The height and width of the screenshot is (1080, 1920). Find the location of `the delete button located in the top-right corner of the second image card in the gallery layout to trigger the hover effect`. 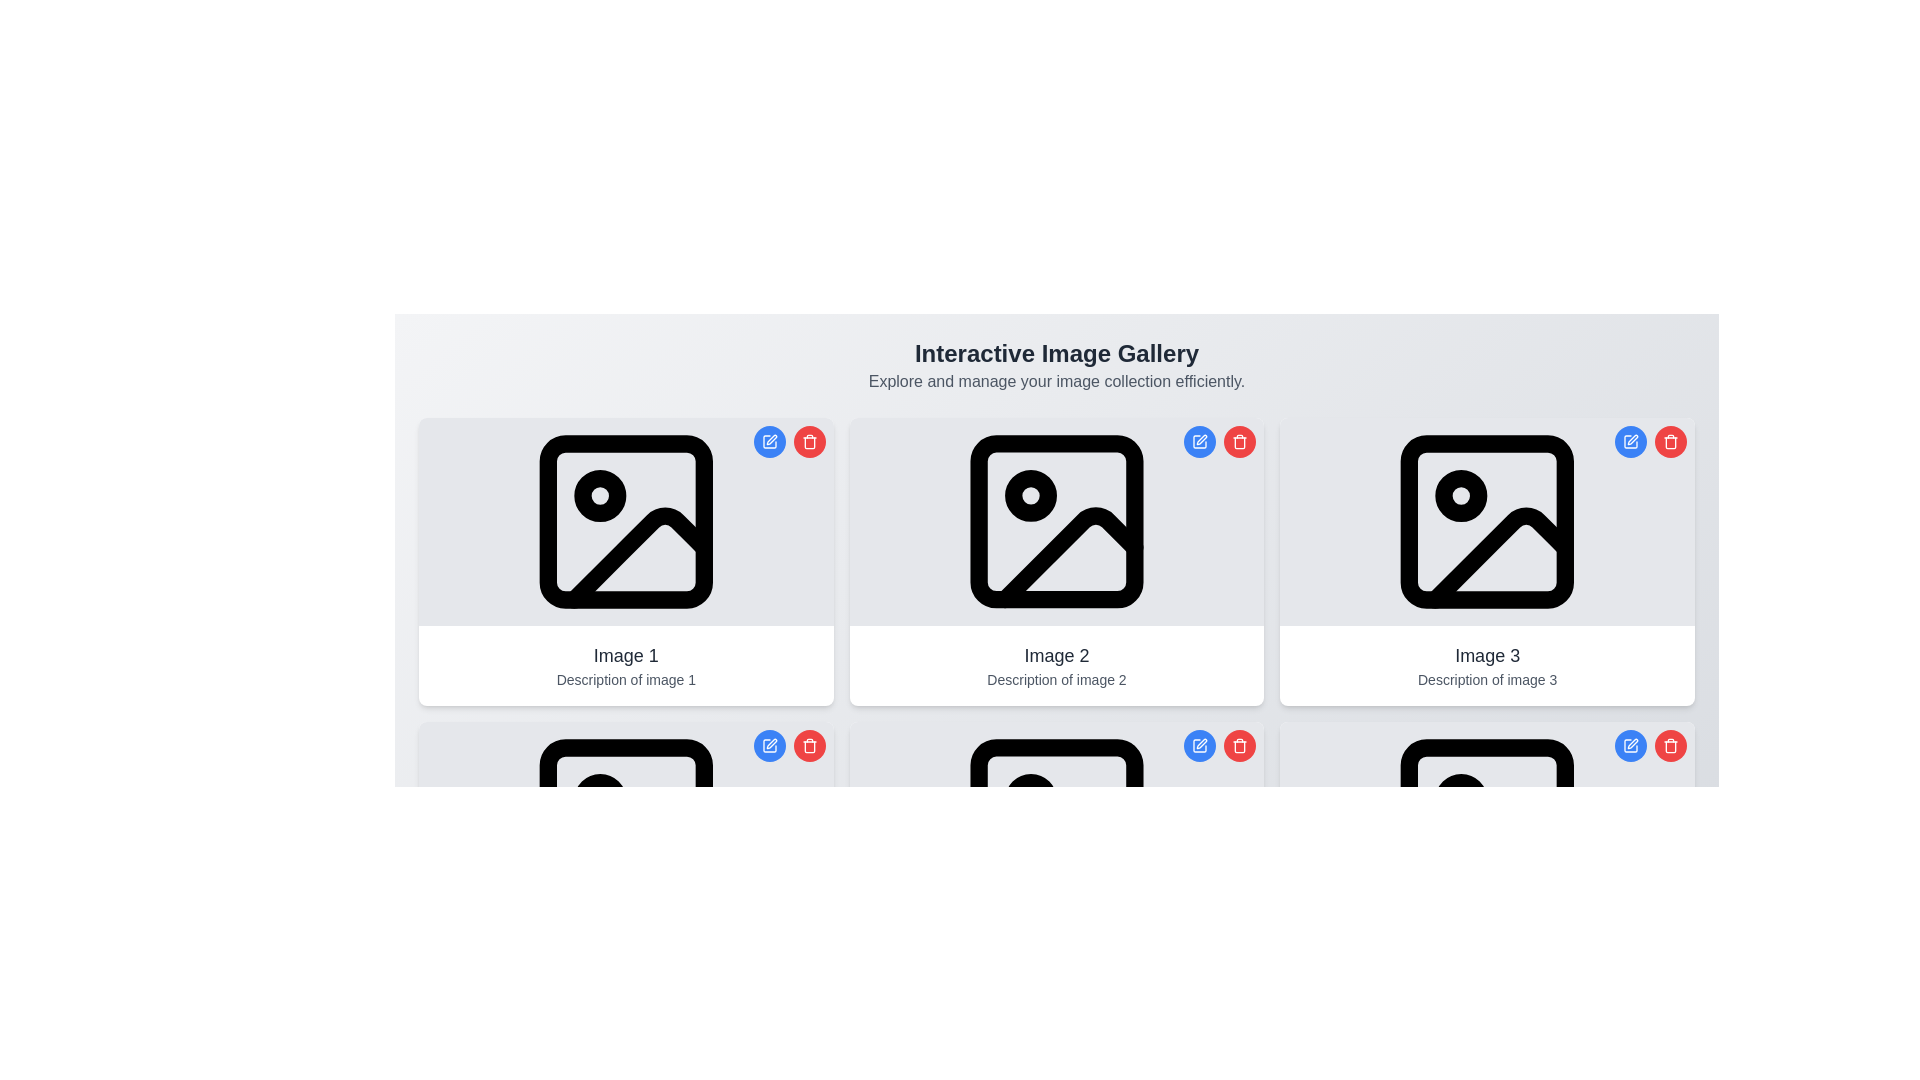

the delete button located in the top-right corner of the second image card in the gallery layout to trigger the hover effect is located at coordinates (1239, 441).